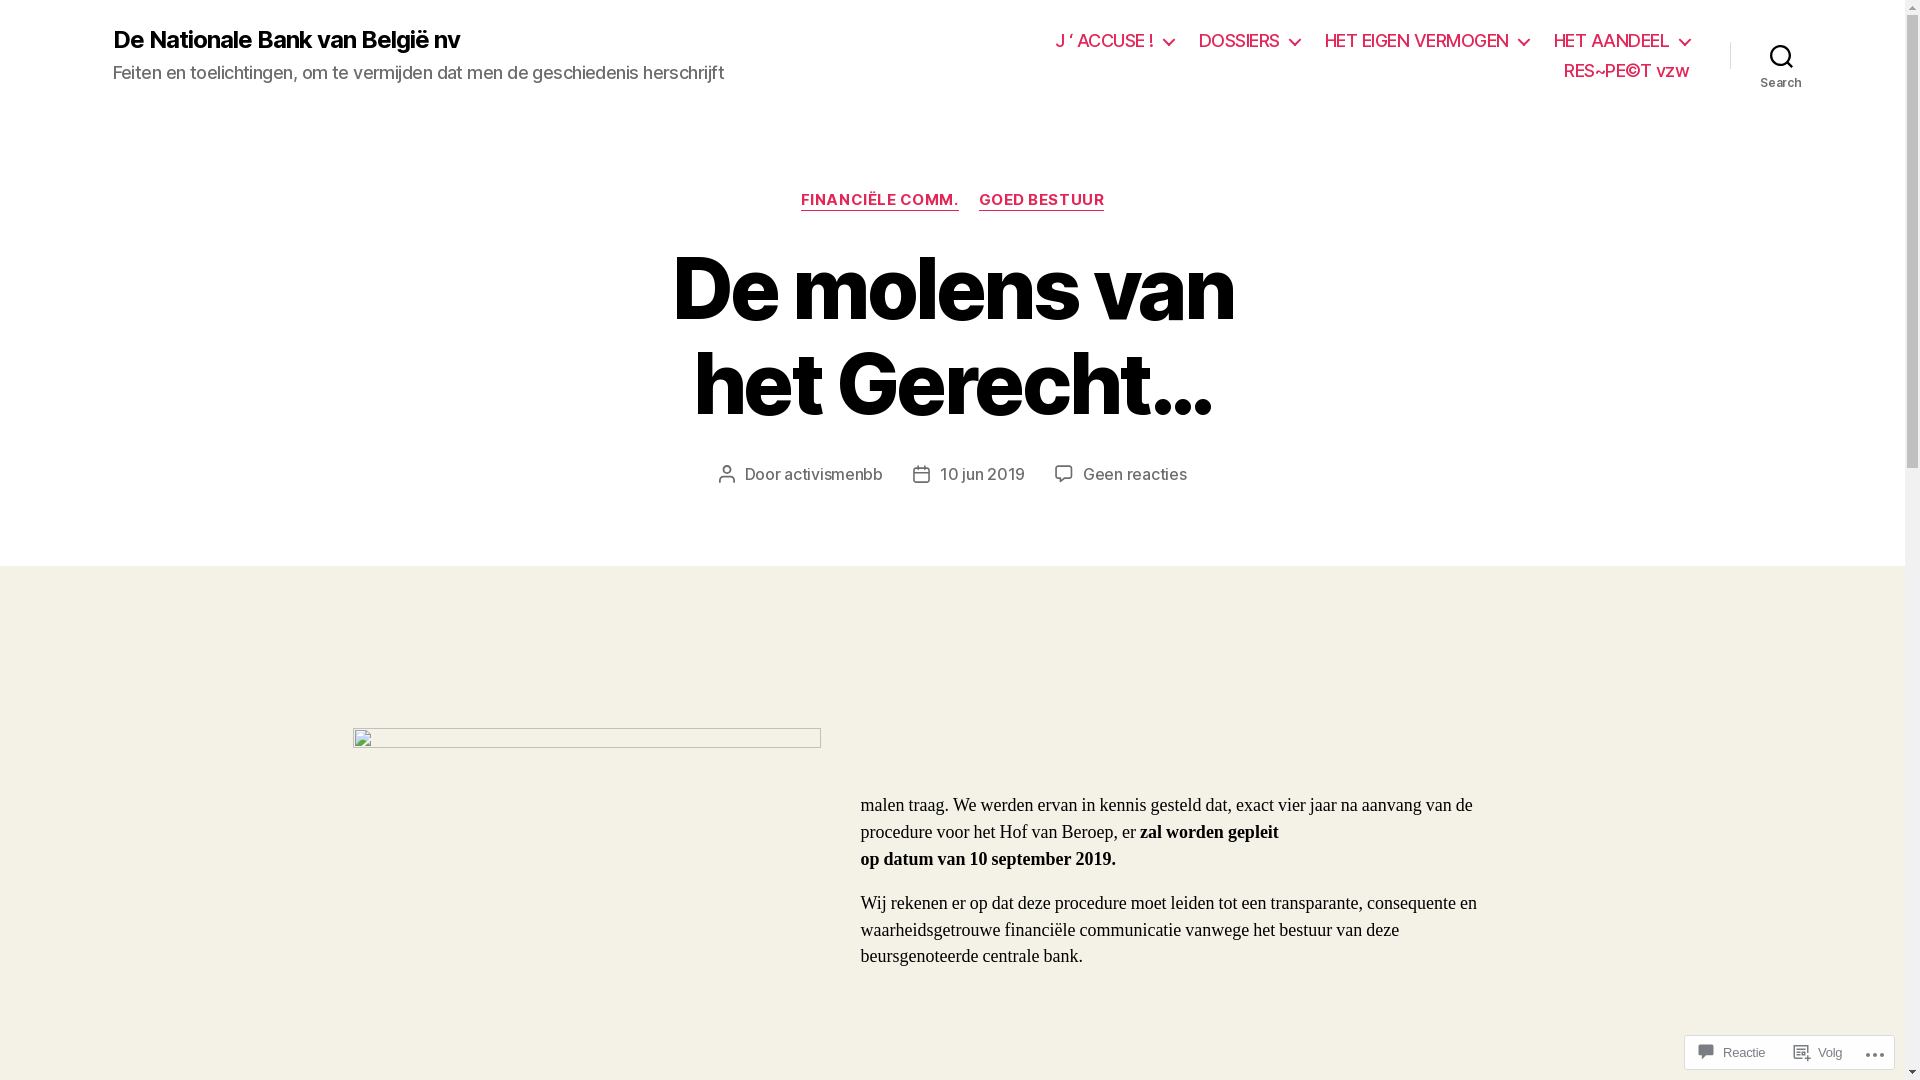 Image resolution: width=1920 pixels, height=1080 pixels. I want to click on '10 jun 2019', so click(939, 474).